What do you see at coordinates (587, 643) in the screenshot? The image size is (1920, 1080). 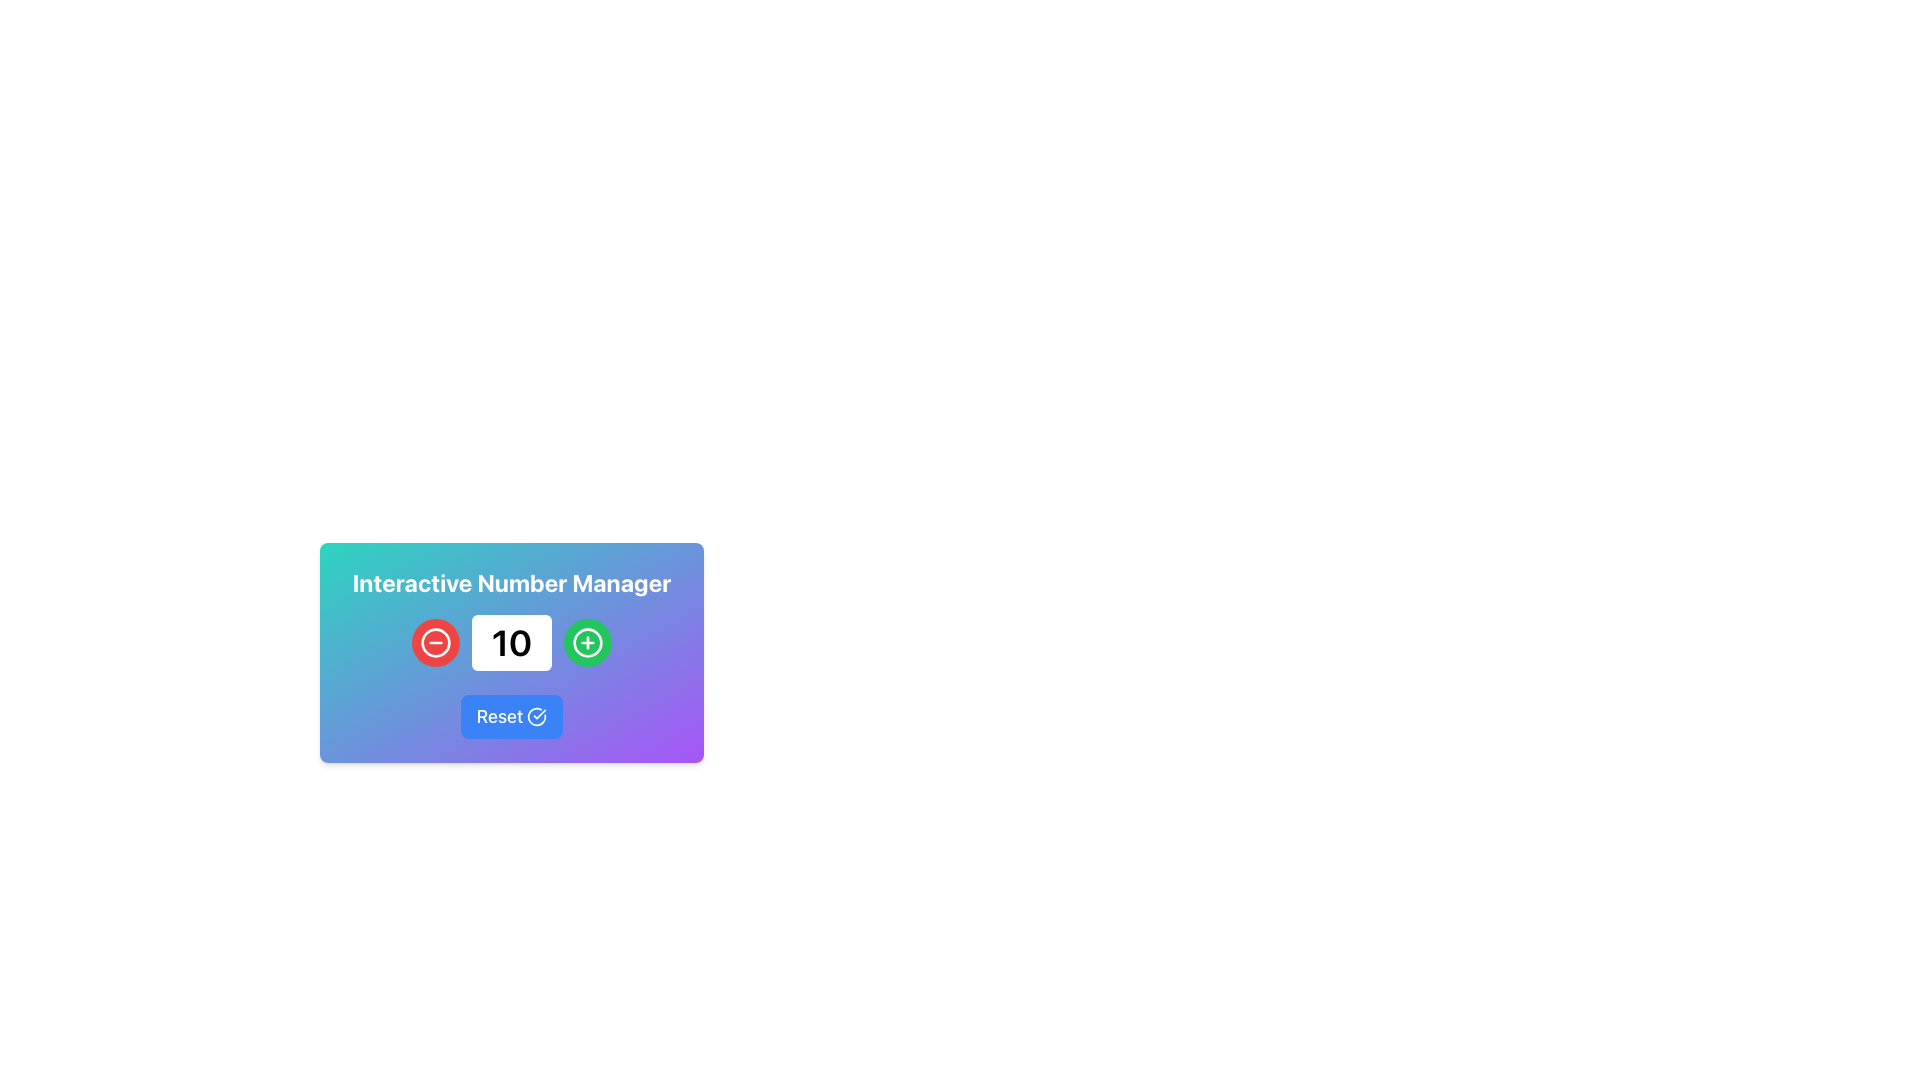 I see `the circular button with a green border and a white plus symbol to increment the value` at bounding box center [587, 643].